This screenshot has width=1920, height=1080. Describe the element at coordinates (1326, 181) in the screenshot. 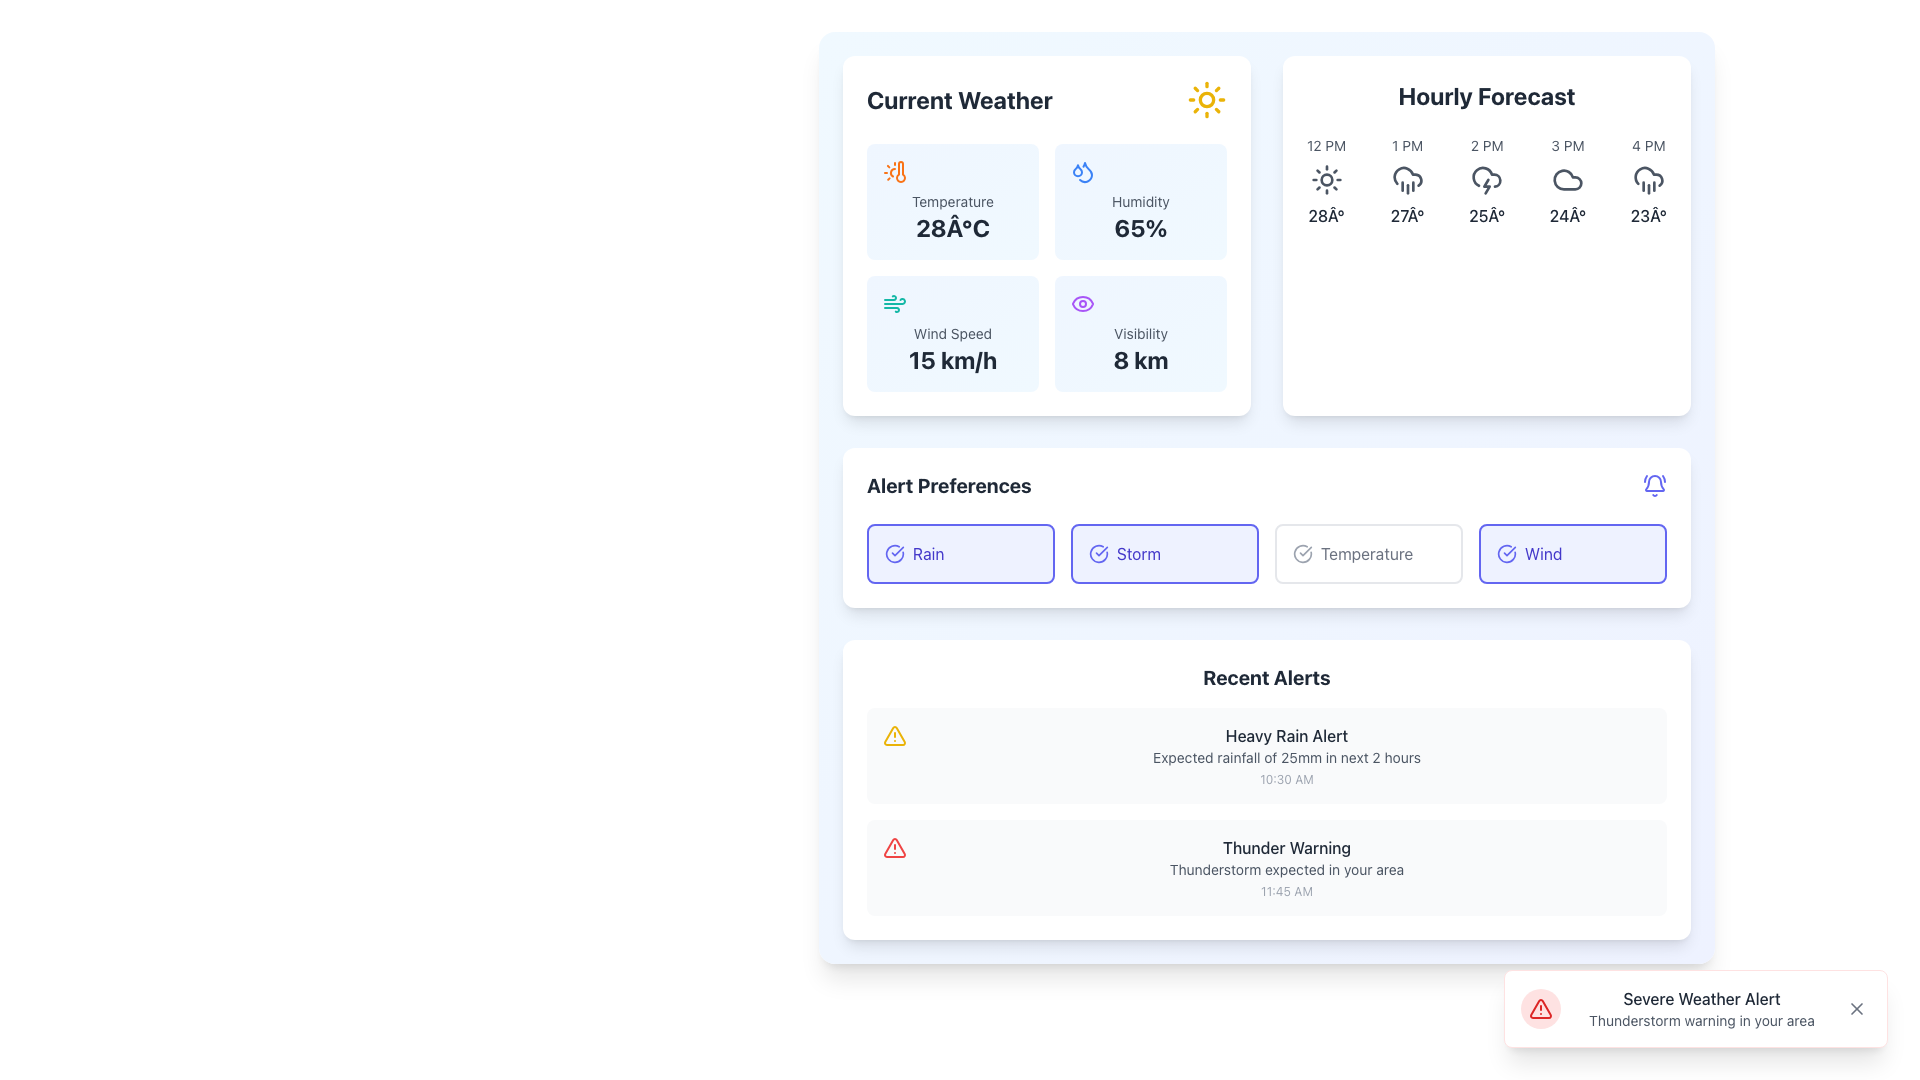

I see `the Weather forecast display unit for 12 PM to read additional details, which is the first element in the horizontally aligned forecast row under the 'Hourly Forecast' heading` at that location.